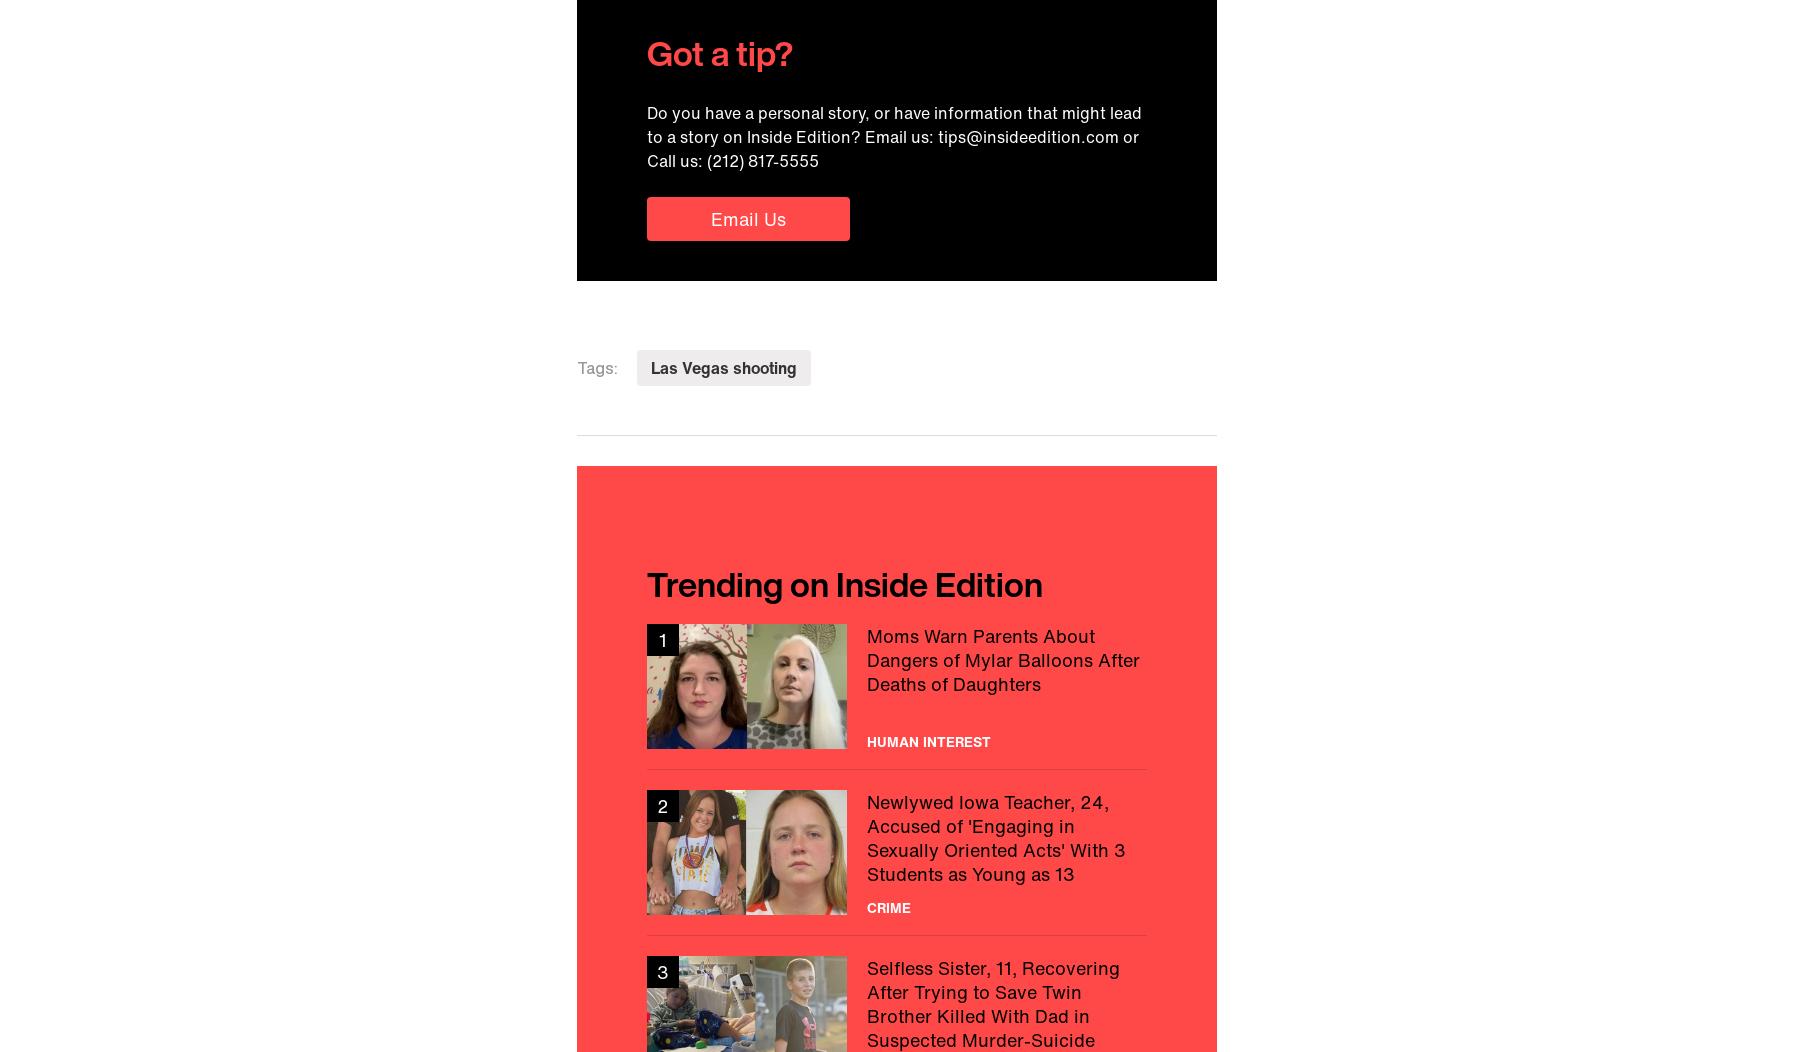 The height and width of the screenshot is (1052, 1794). Describe the element at coordinates (888, 906) in the screenshot. I see `'Crime'` at that location.